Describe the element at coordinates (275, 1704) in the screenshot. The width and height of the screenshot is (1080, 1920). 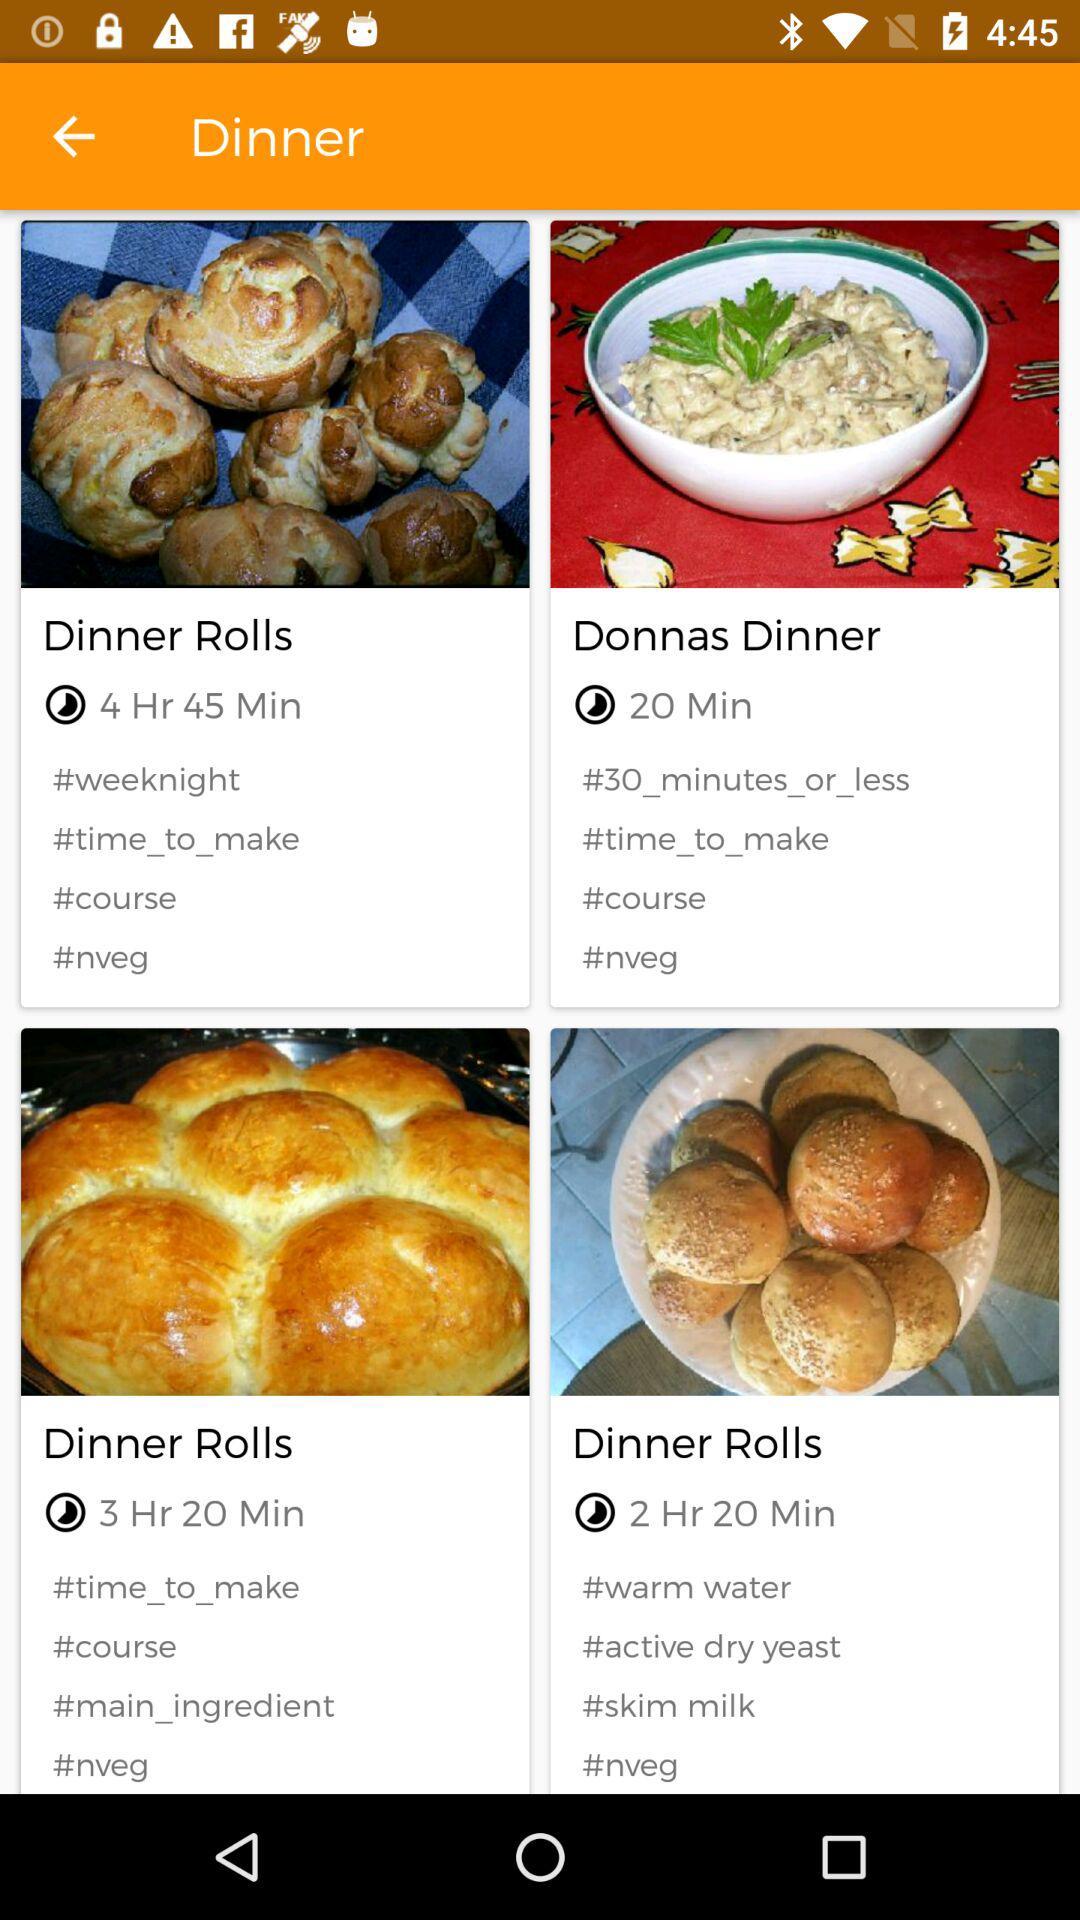
I see `the item below #course item` at that location.